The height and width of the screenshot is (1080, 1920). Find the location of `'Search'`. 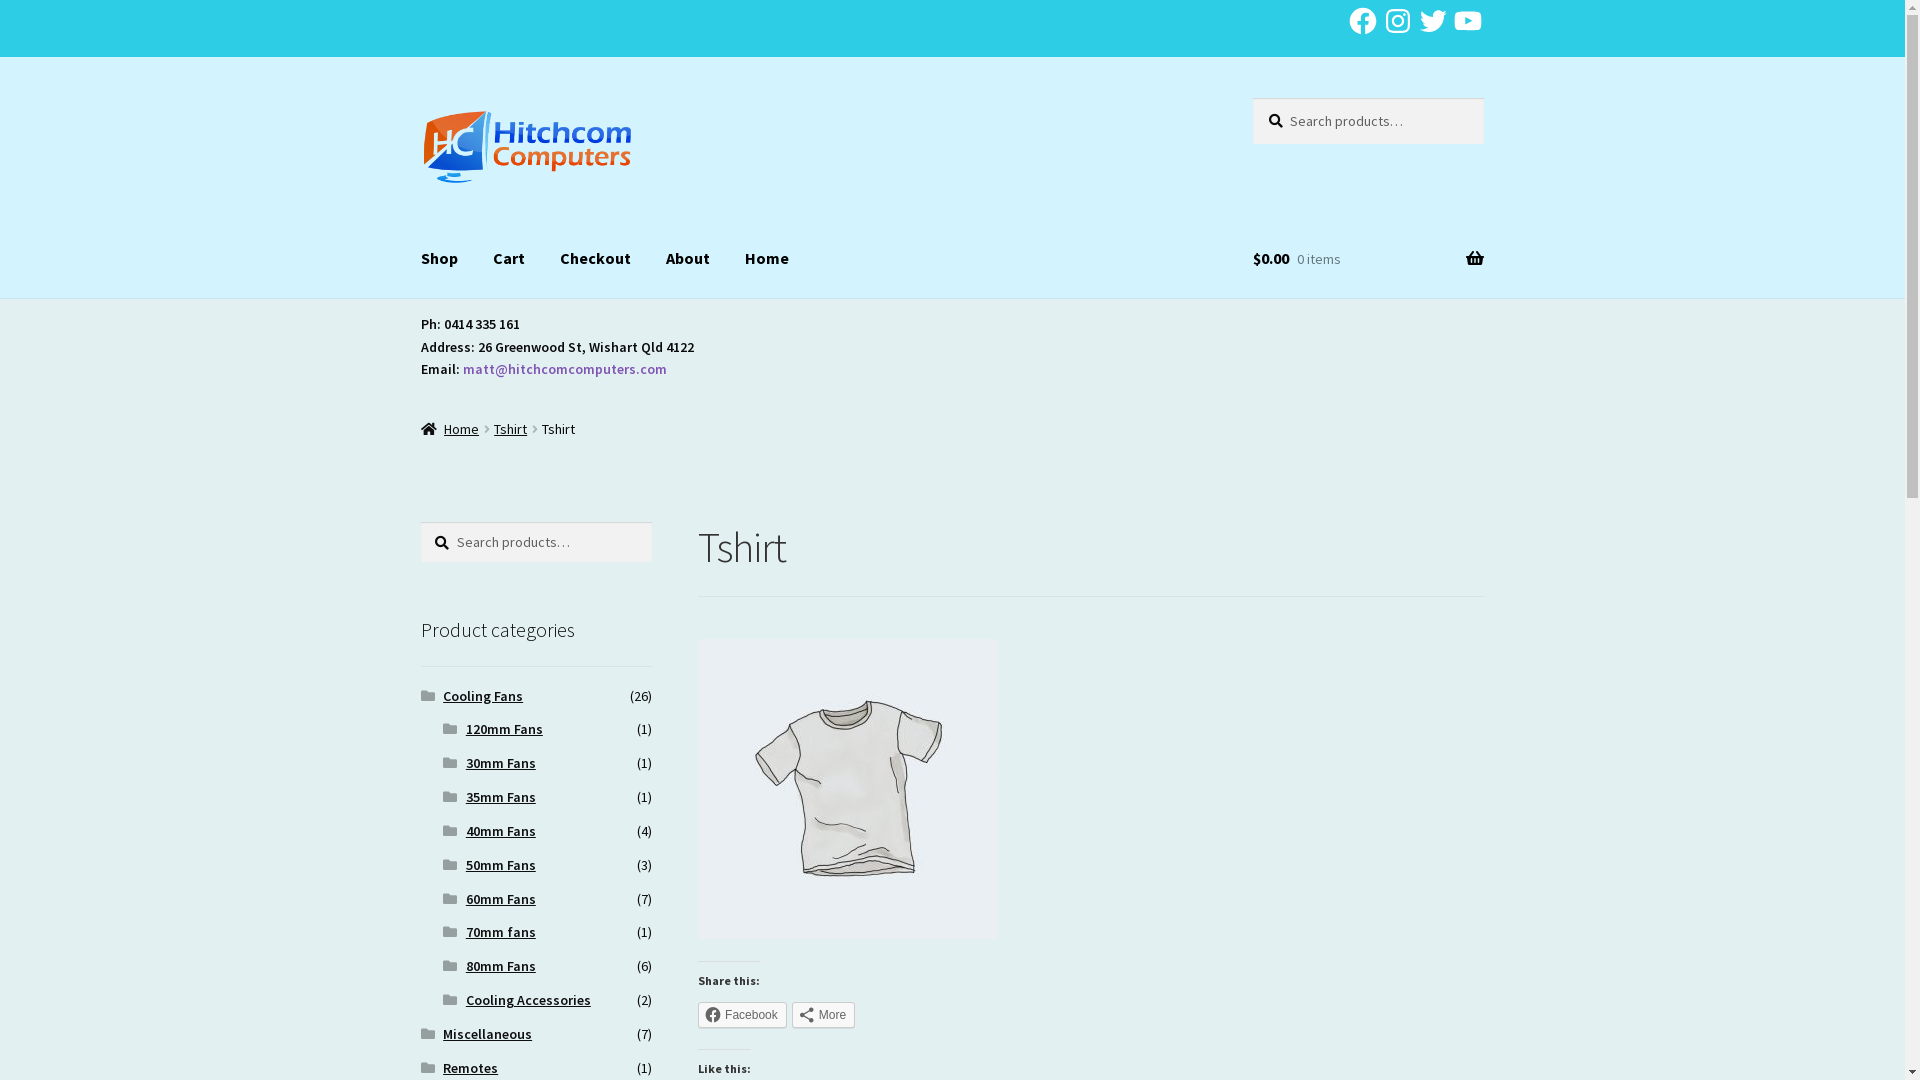

'Search' is located at coordinates (419, 520).